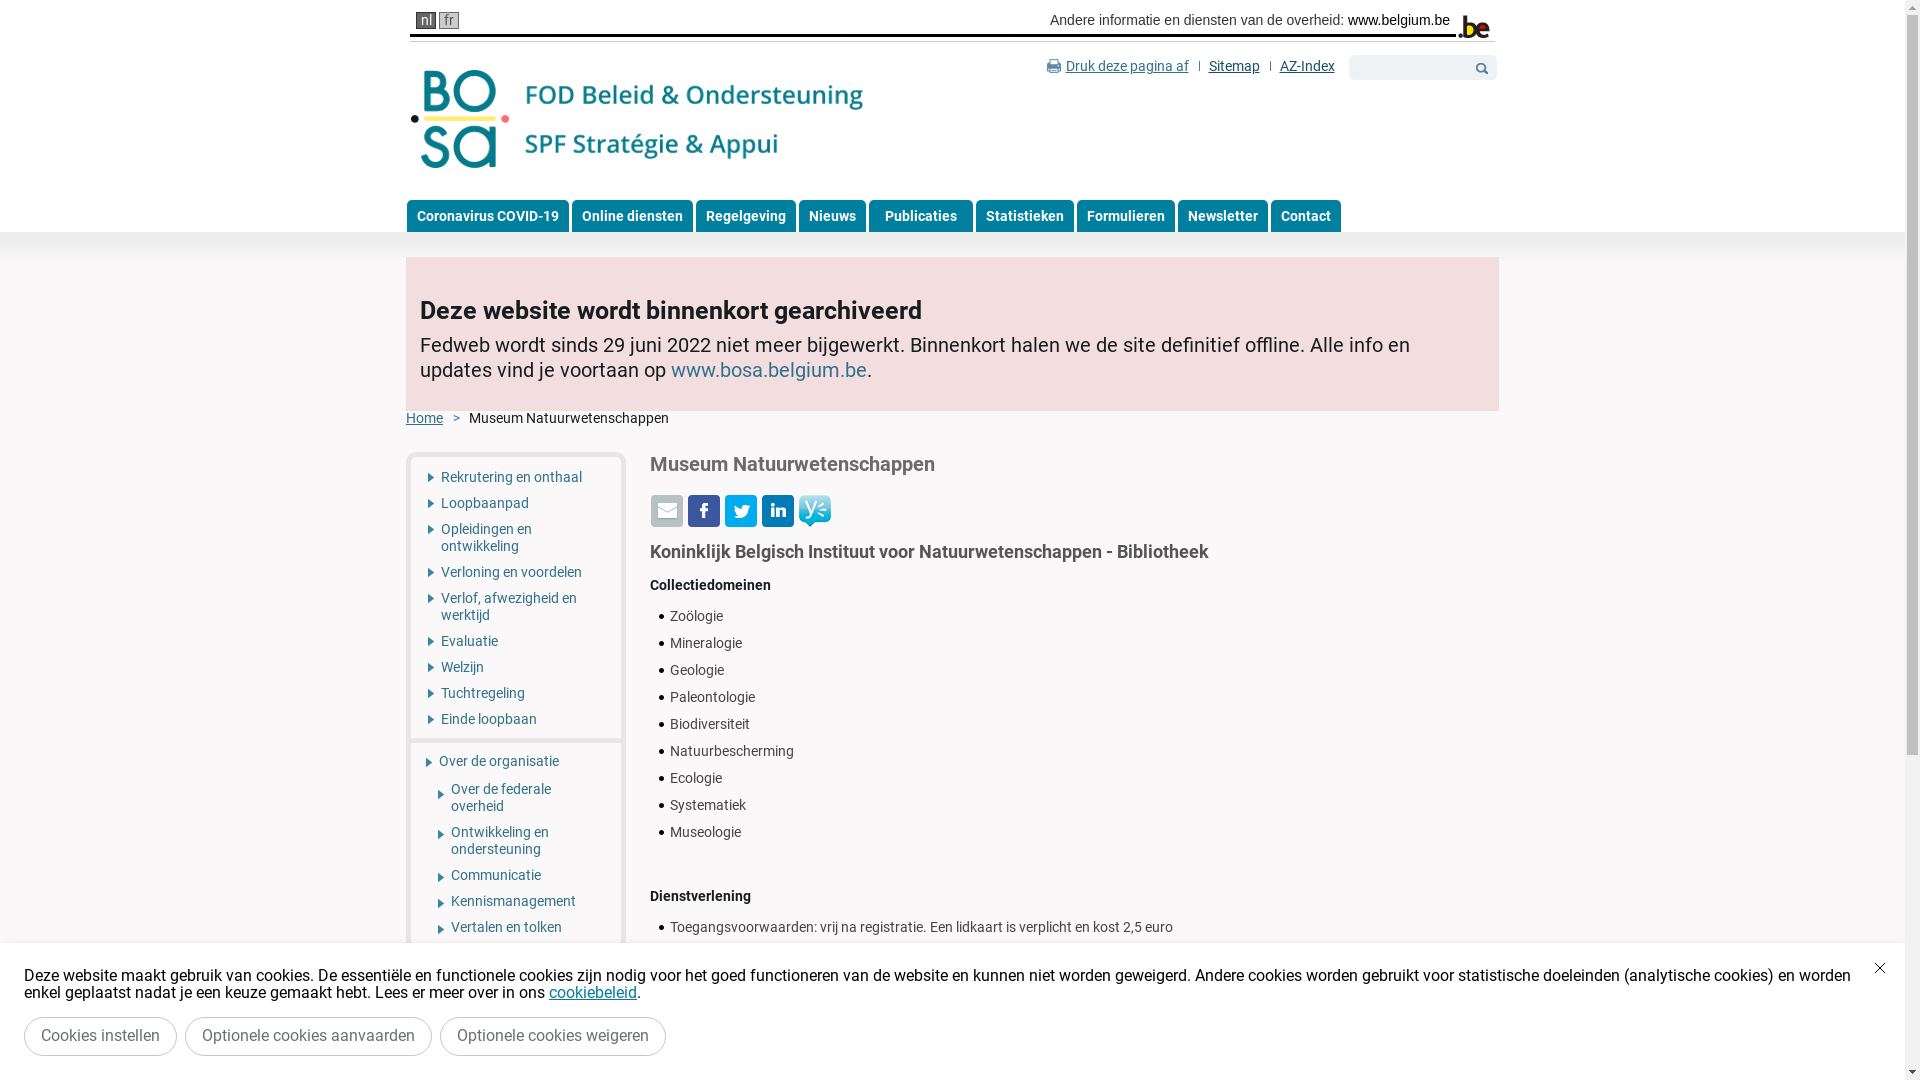 The height and width of the screenshot is (1080, 1920). Describe the element at coordinates (831, 216) in the screenshot. I see `'Nieuws'` at that location.